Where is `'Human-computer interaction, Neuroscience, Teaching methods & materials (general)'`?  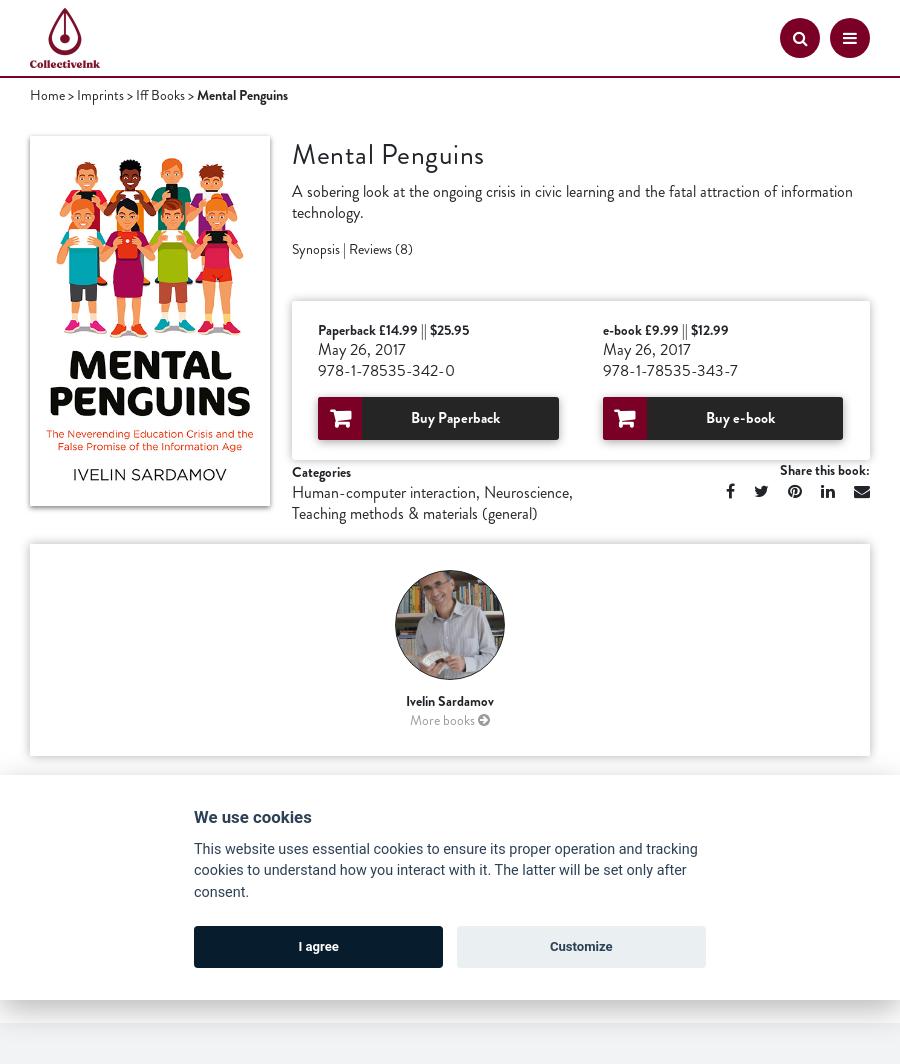 'Human-computer interaction, Neuroscience, Teaching methods & materials (general)' is located at coordinates (432, 502).